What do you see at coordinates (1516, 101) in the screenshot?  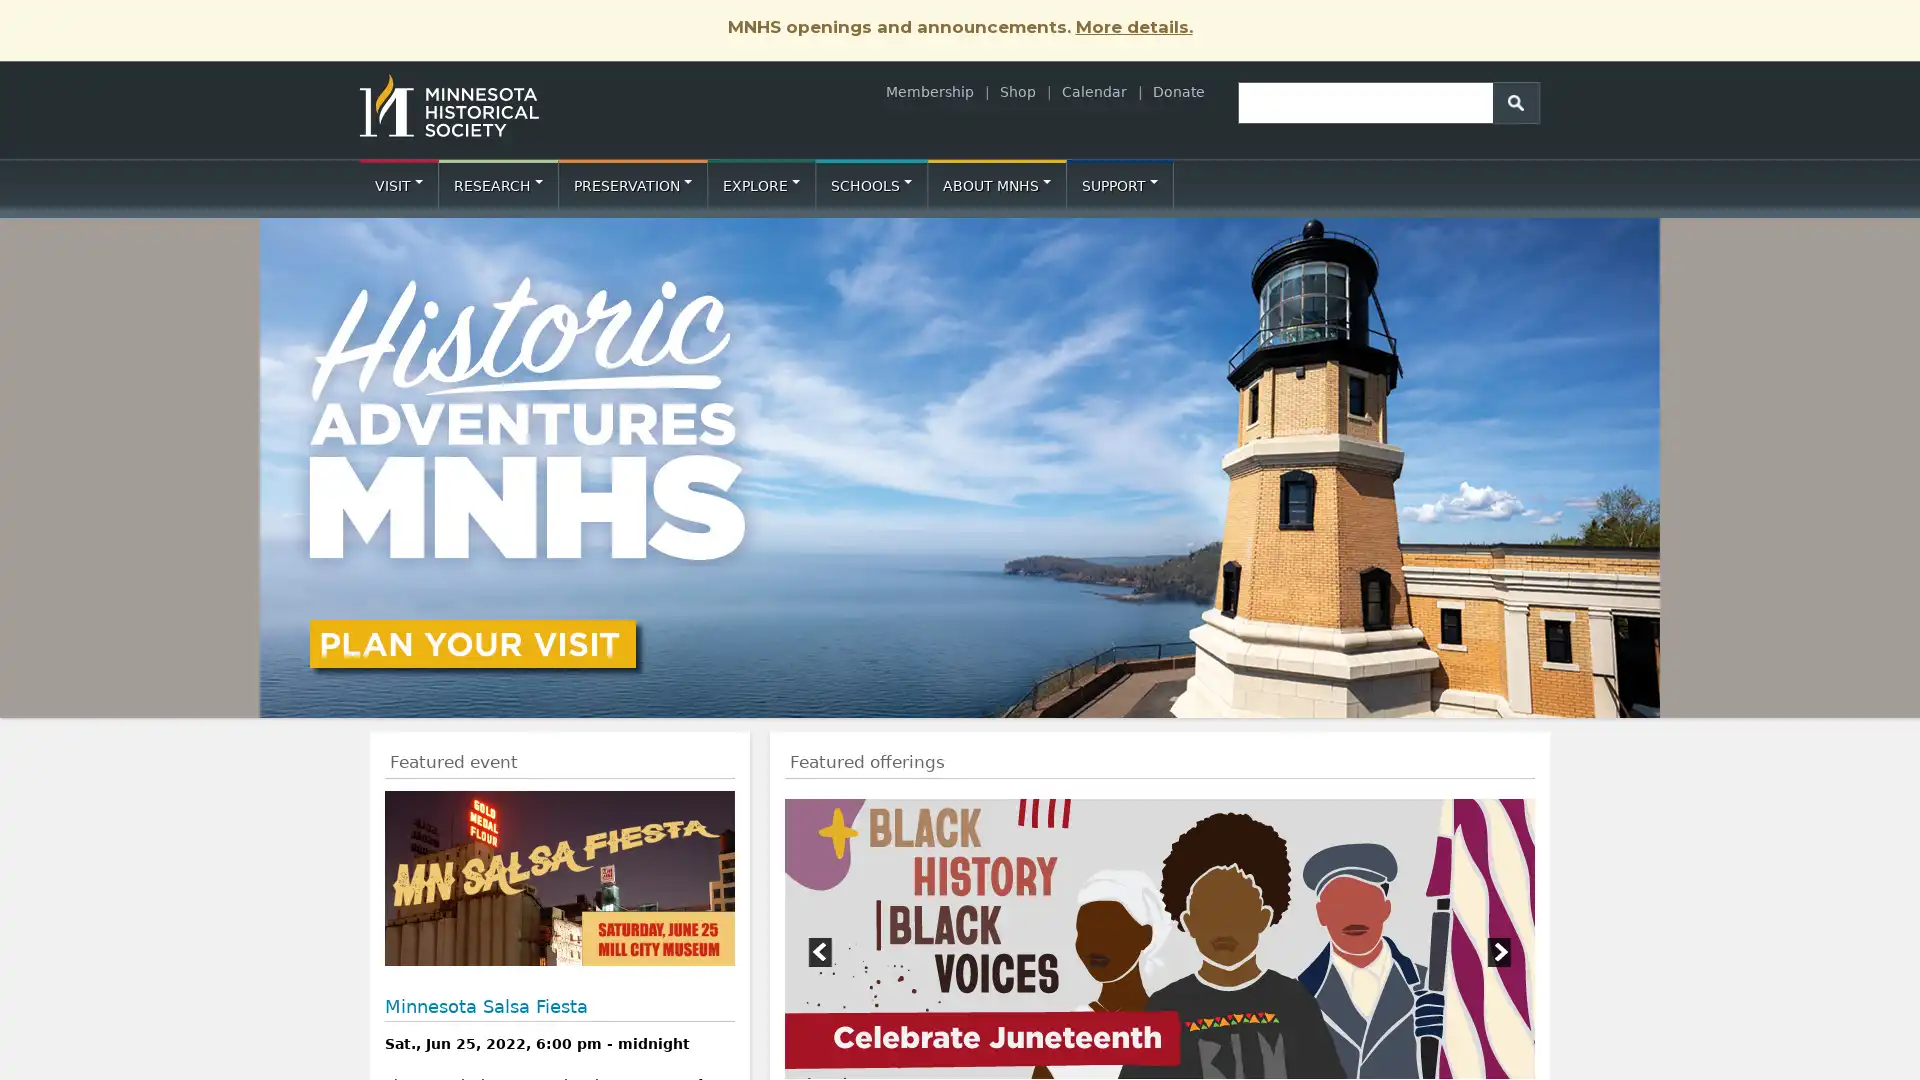 I see `Search` at bounding box center [1516, 101].